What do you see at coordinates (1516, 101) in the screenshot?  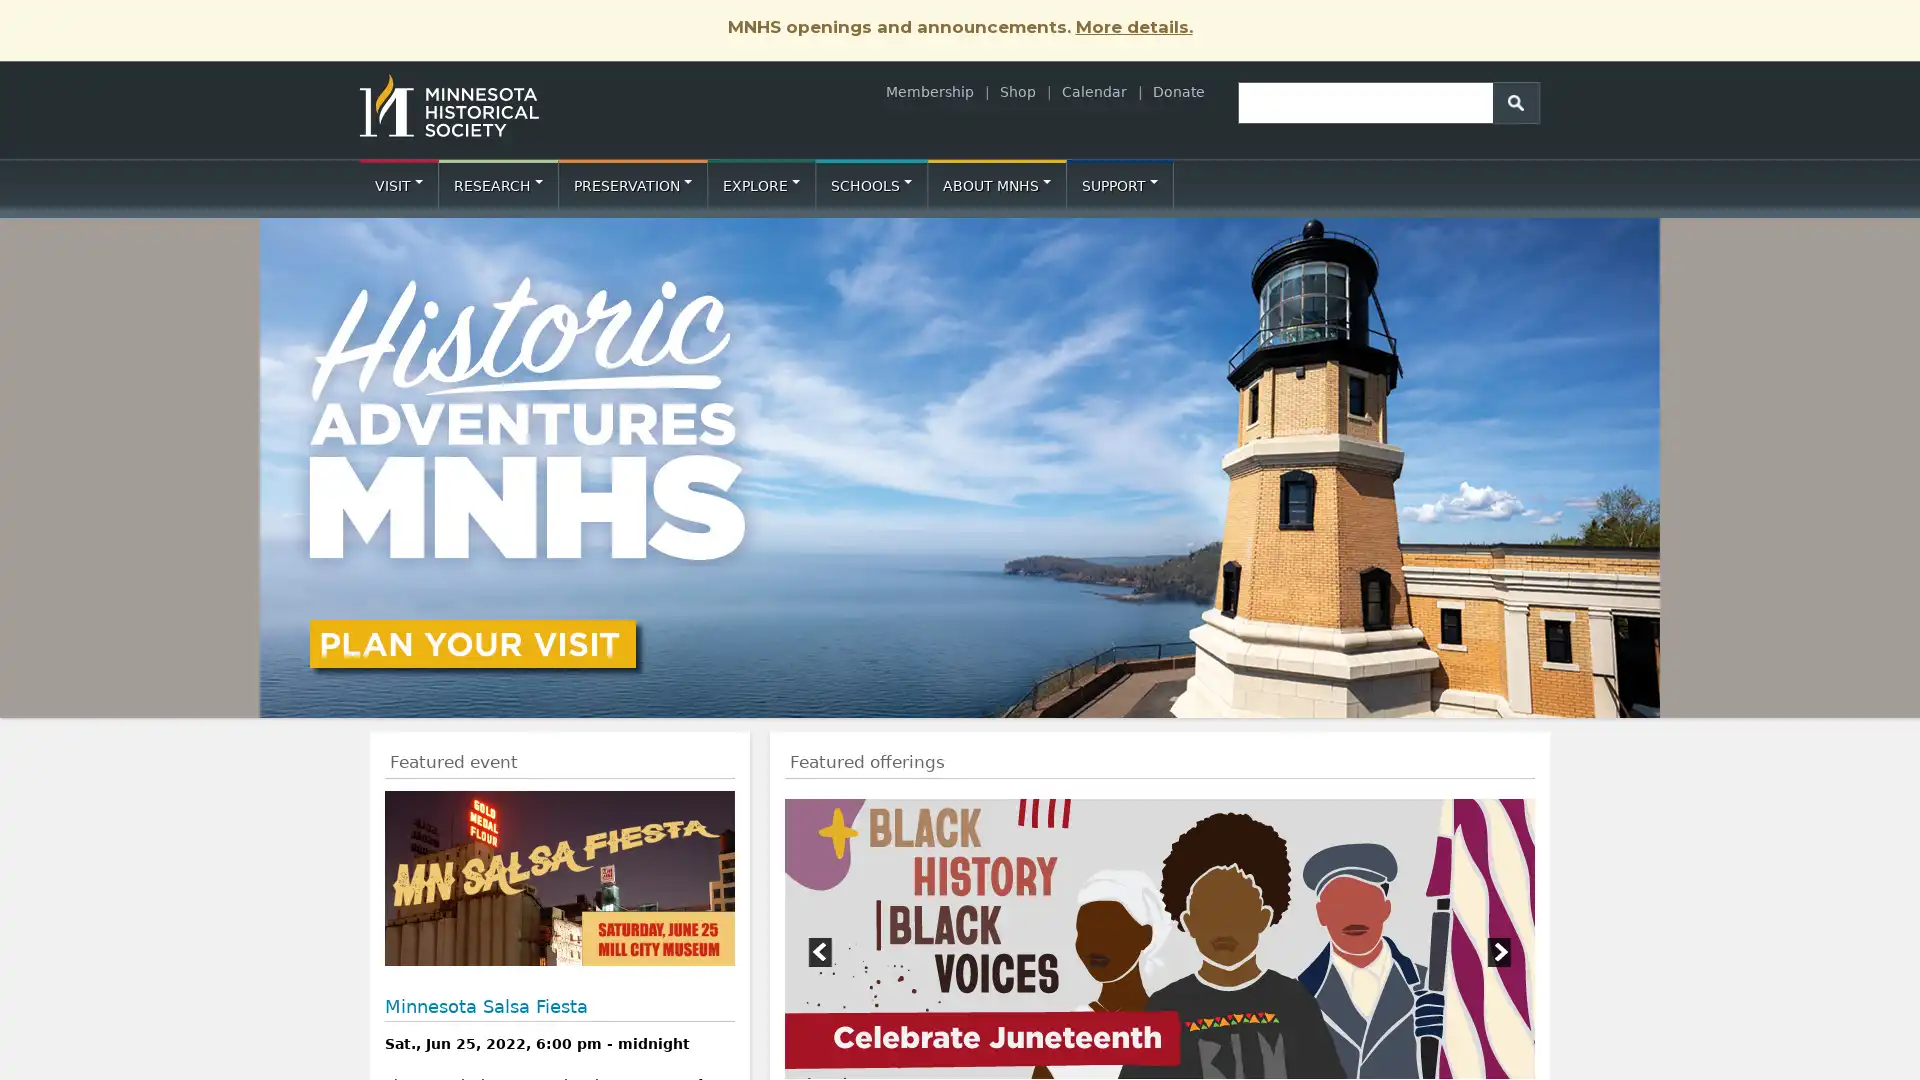 I see `Search` at bounding box center [1516, 101].